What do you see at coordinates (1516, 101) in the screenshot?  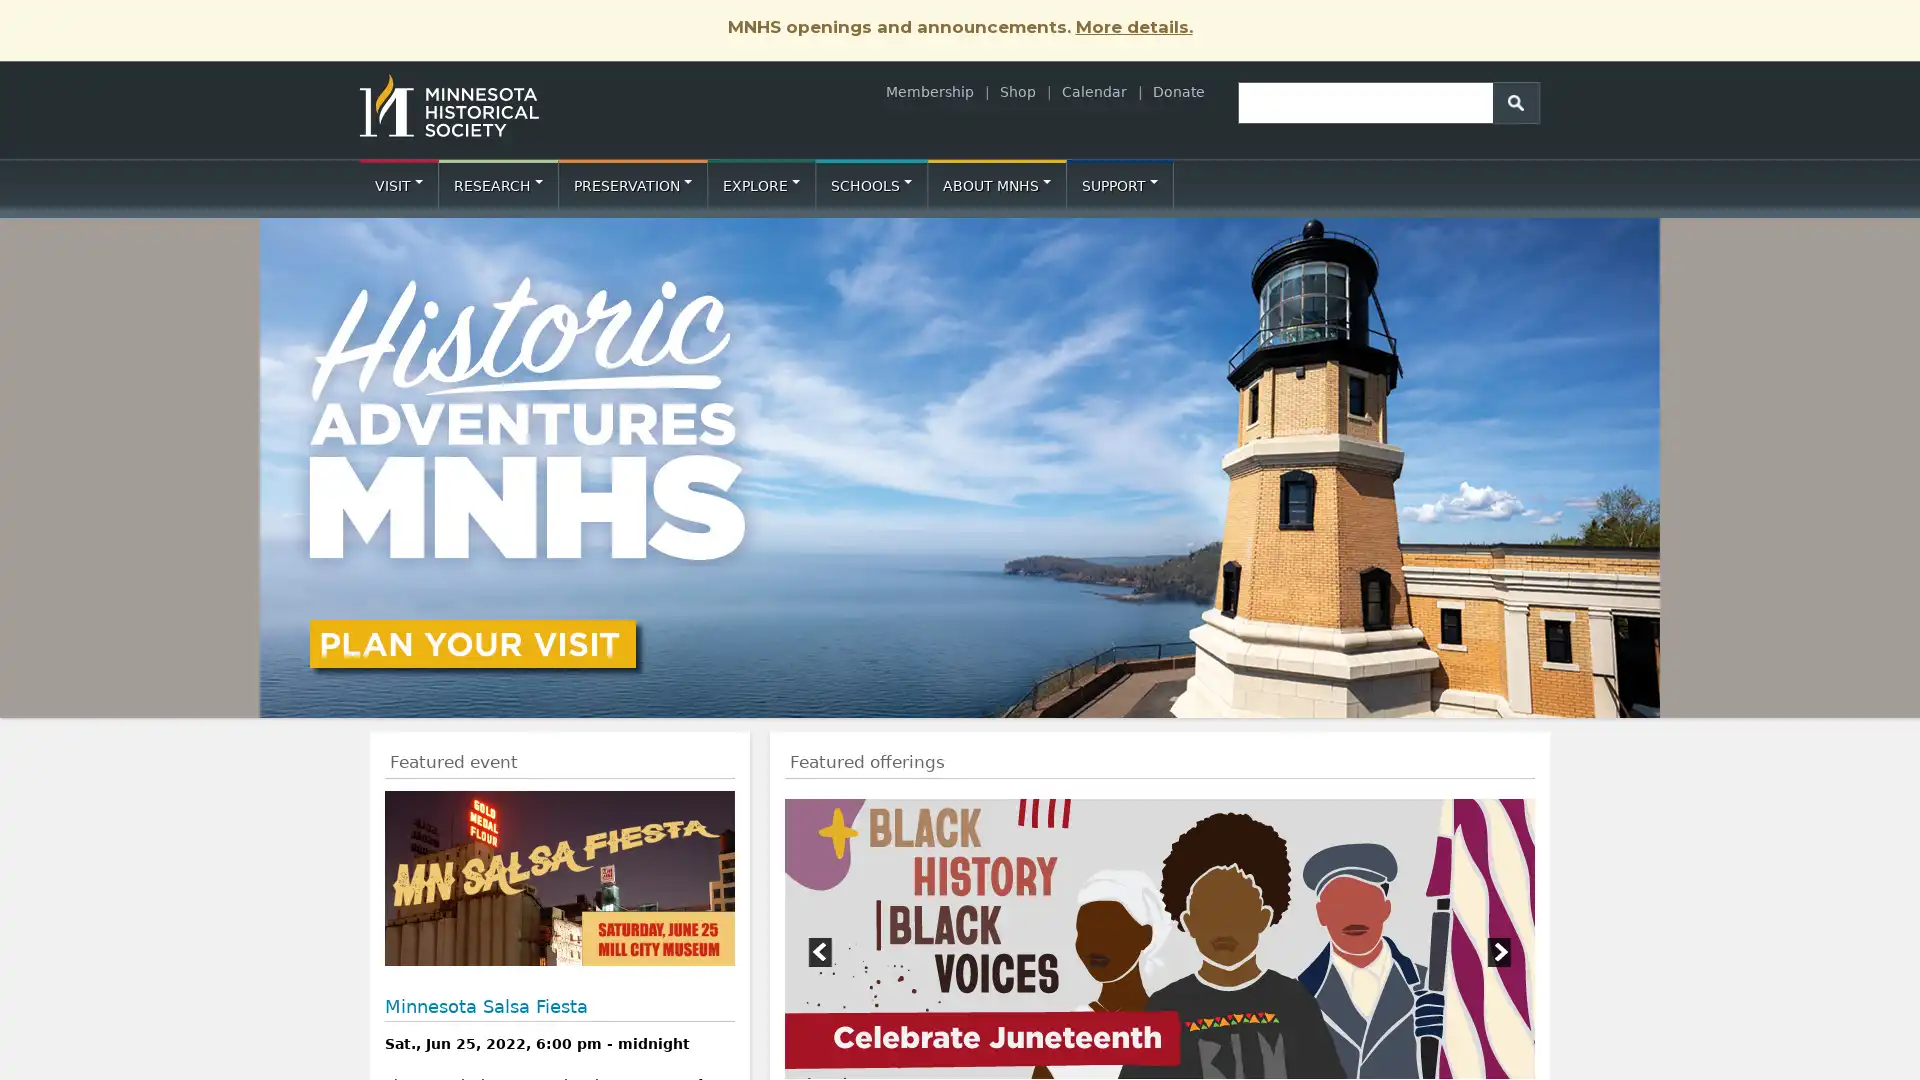 I see `Search` at bounding box center [1516, 101].